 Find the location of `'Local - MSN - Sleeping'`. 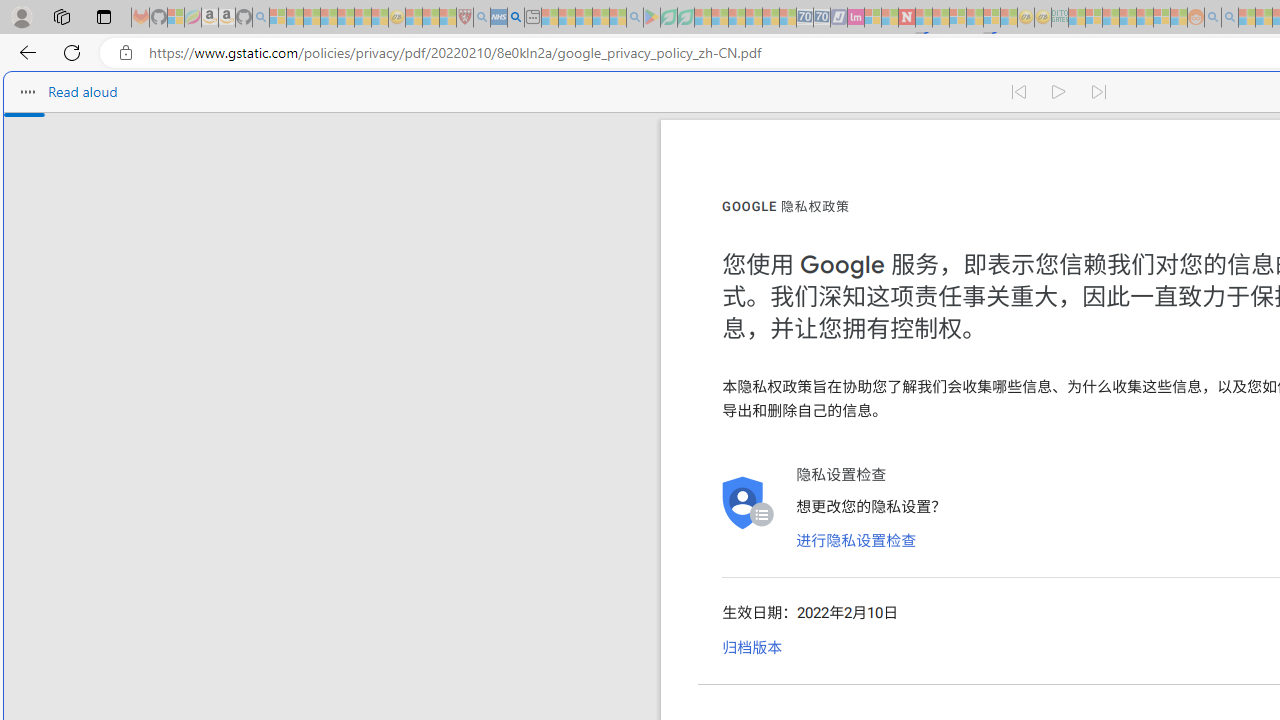

'Local - MSN - Sleeping' is located at coordinates (447, 17).